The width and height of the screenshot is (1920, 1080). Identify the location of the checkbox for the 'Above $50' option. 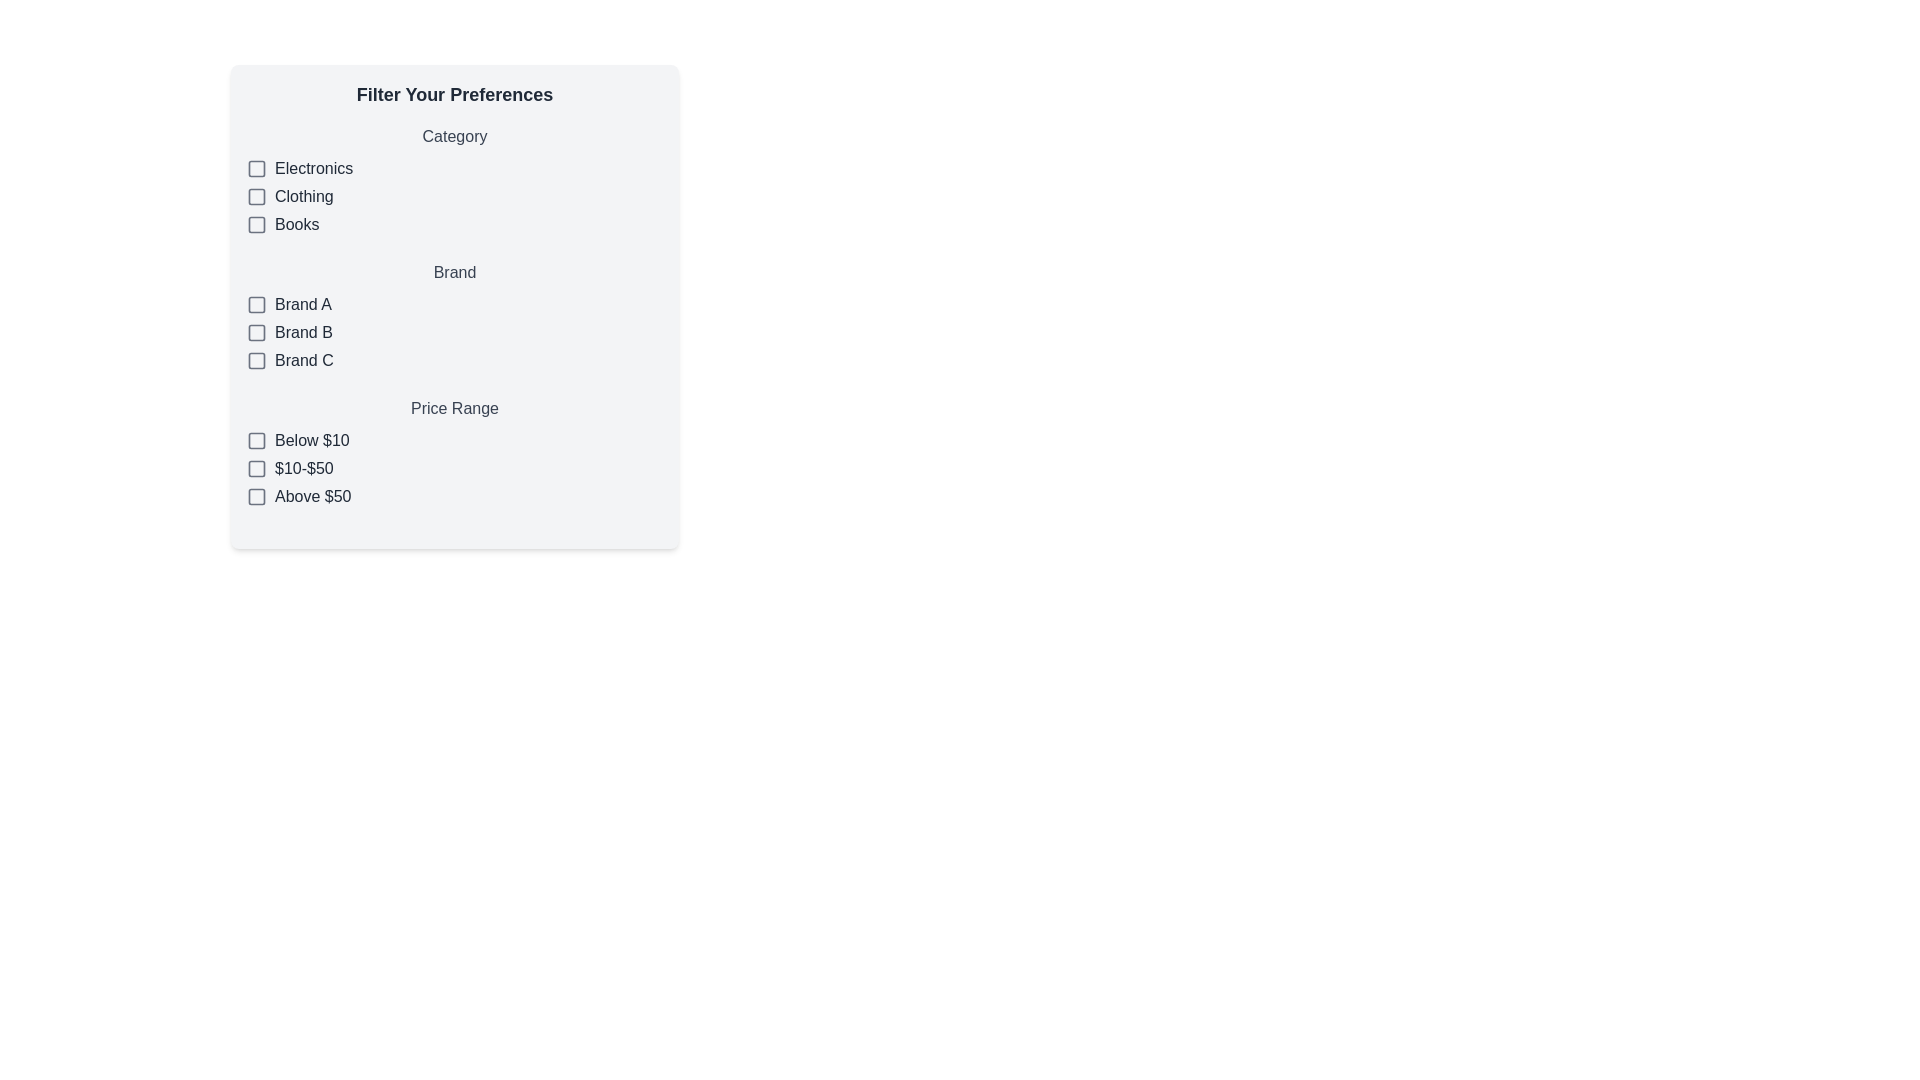
(256, 496).